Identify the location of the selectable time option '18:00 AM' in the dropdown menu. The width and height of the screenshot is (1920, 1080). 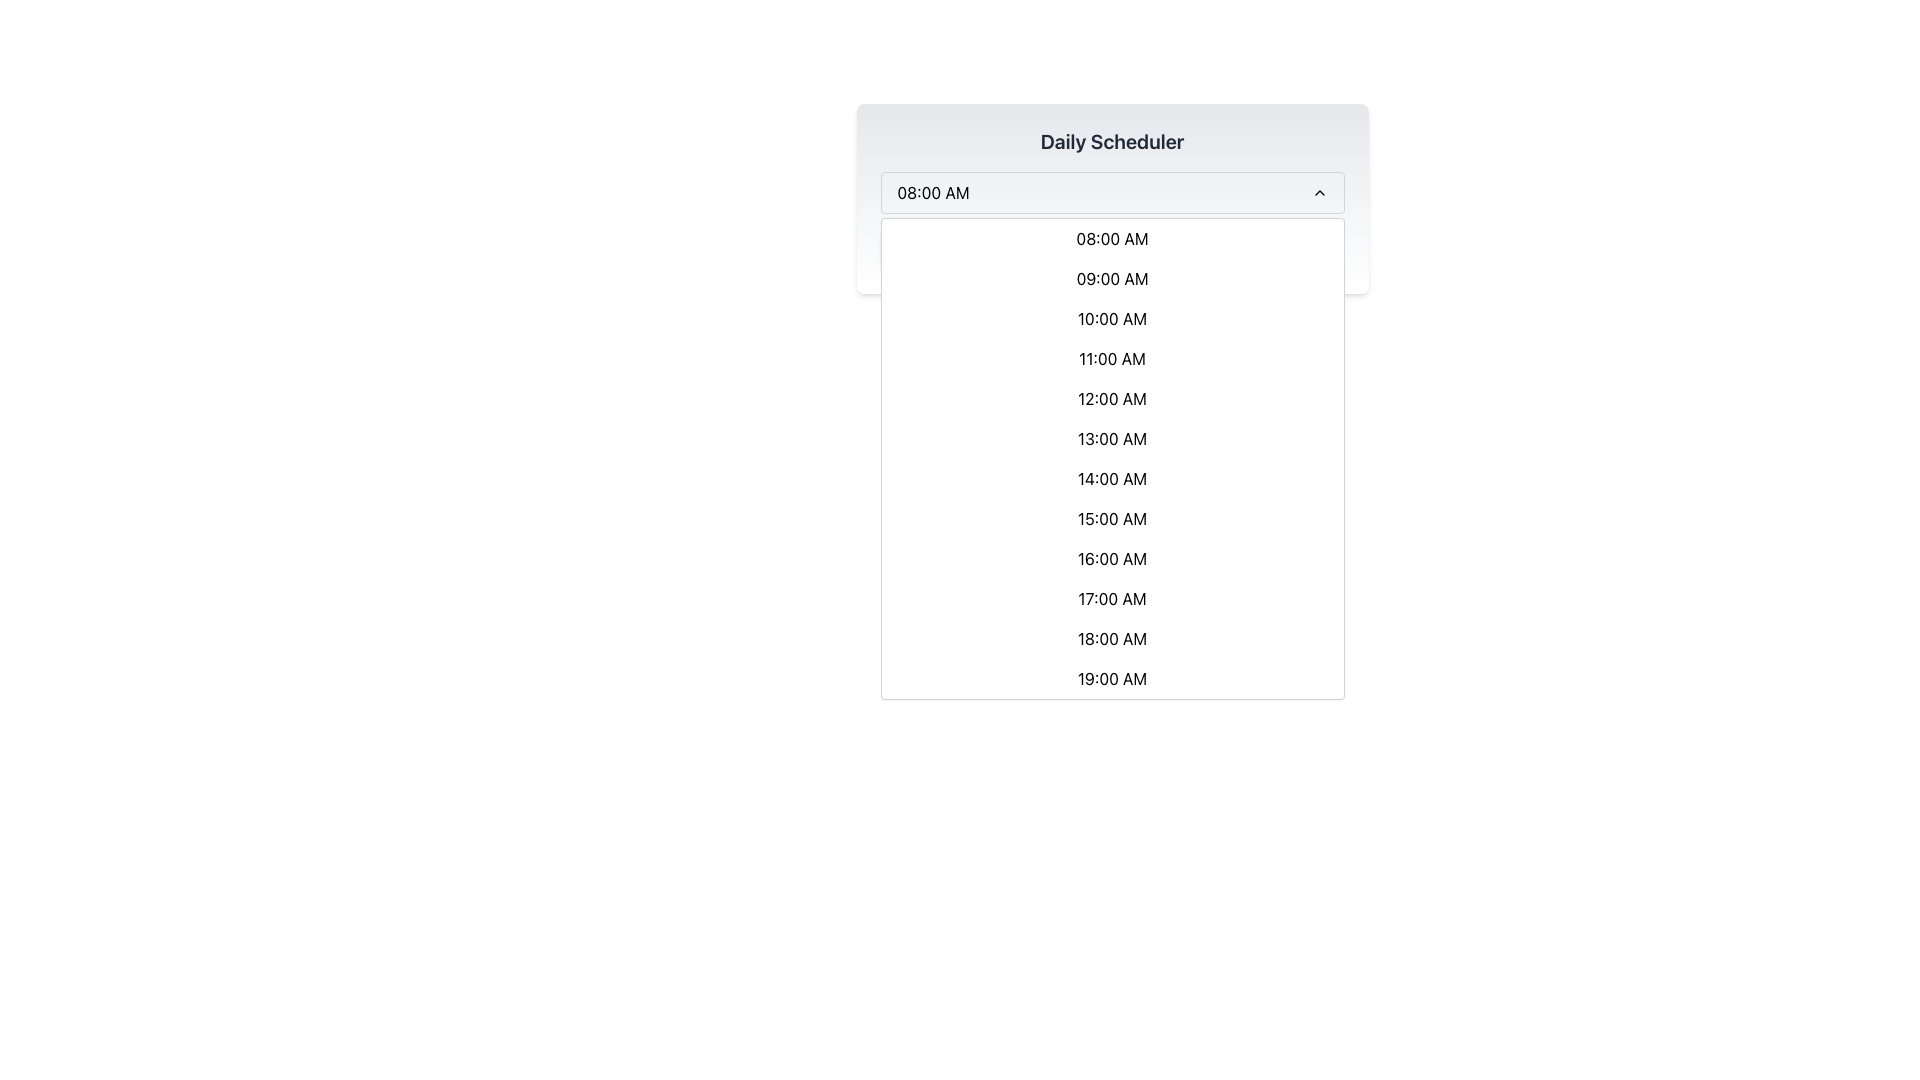
(1111, 639).